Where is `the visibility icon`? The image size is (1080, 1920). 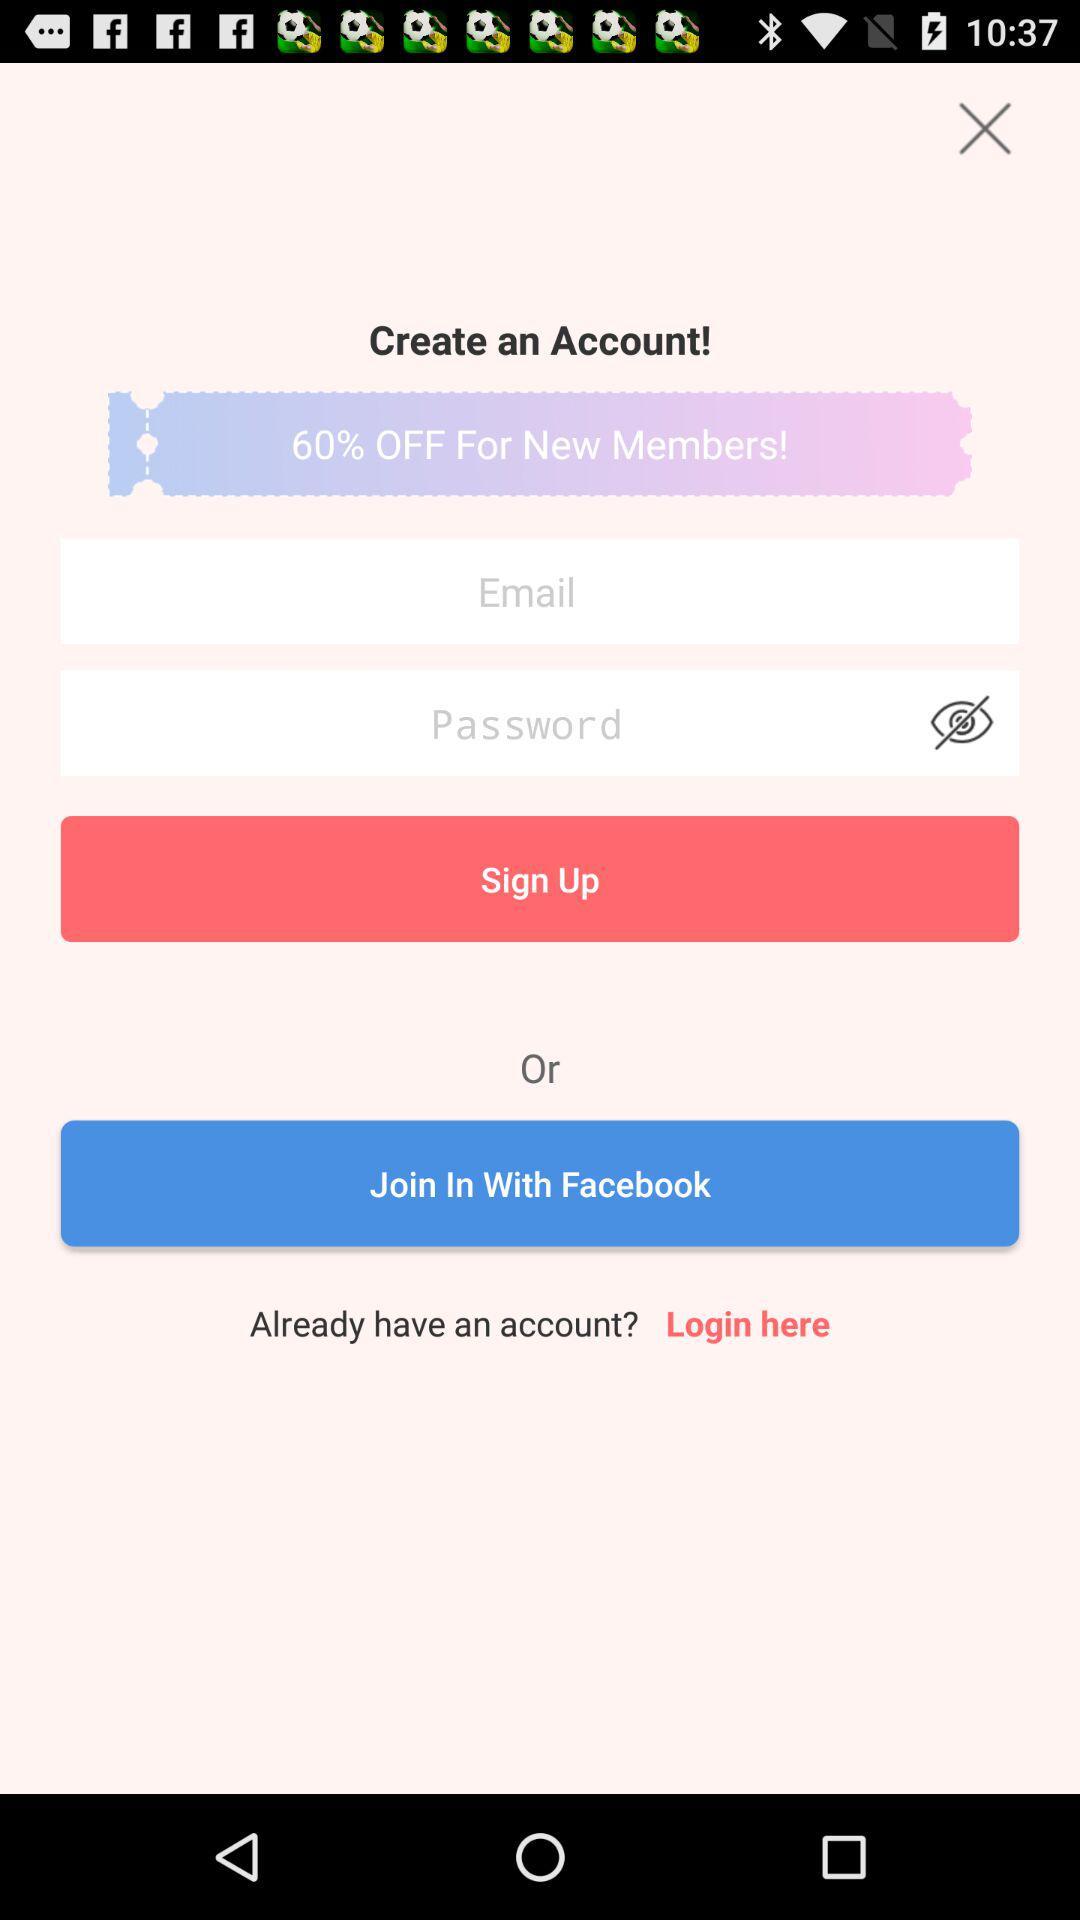 the visibility icon is located at coordinates (960, 773).